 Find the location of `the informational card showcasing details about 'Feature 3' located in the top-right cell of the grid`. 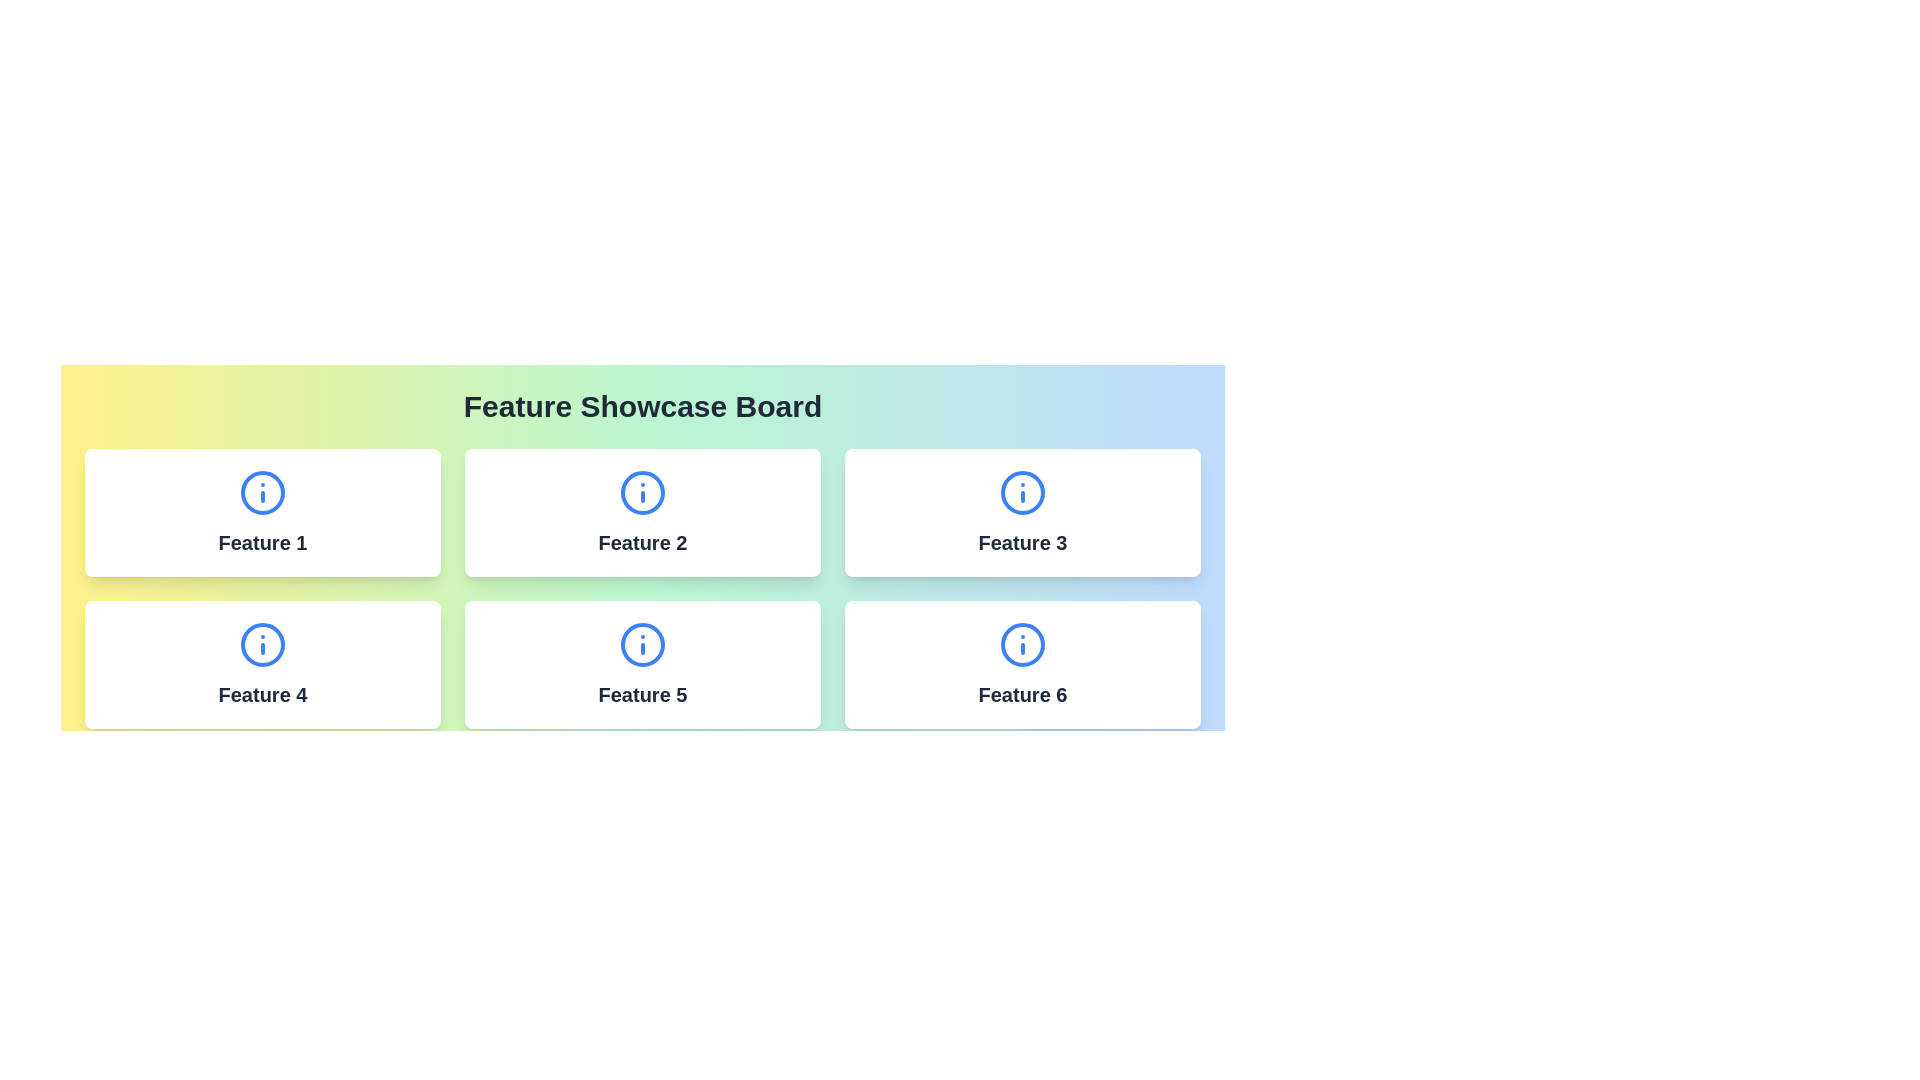

the informational card showcasing details about 'Feature 3' located in the top-right cell of the grid is located at coordinates (1022, 512).